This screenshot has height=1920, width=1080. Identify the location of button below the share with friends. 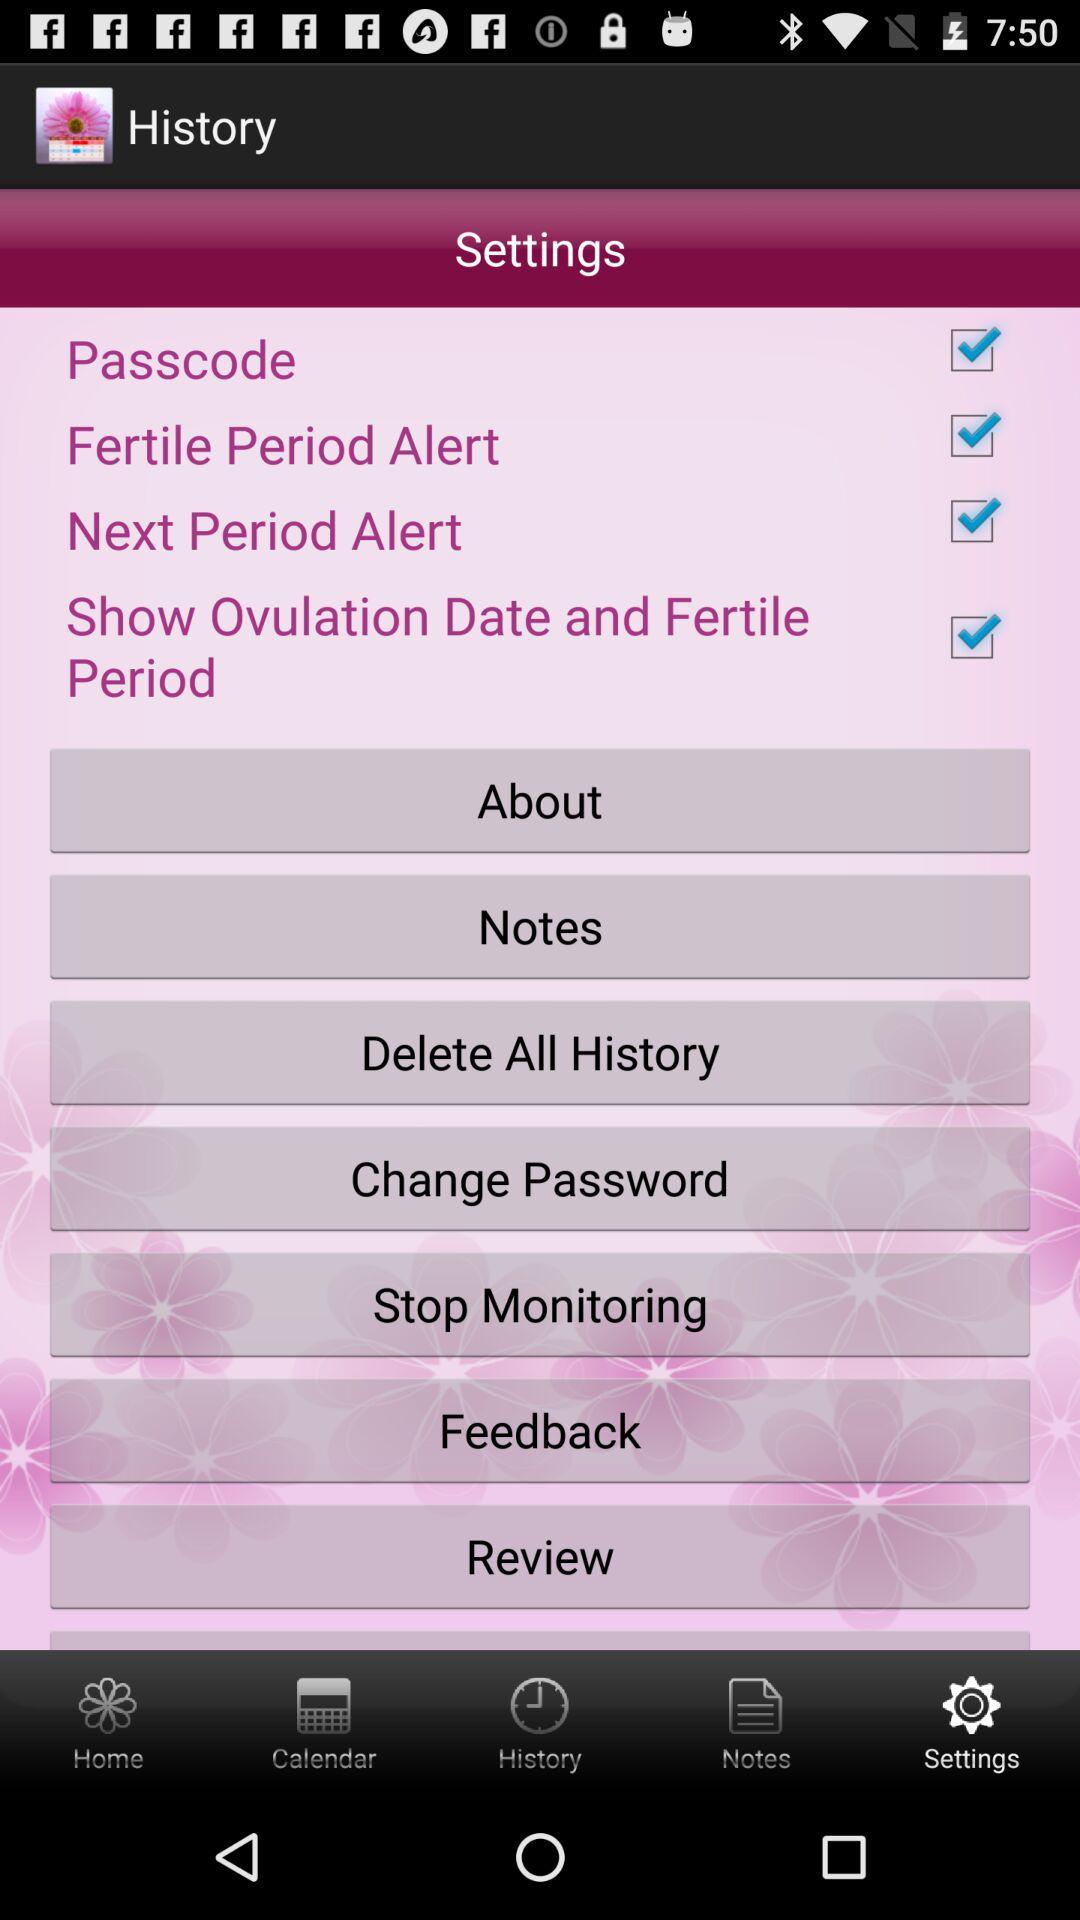
(971, 1721).